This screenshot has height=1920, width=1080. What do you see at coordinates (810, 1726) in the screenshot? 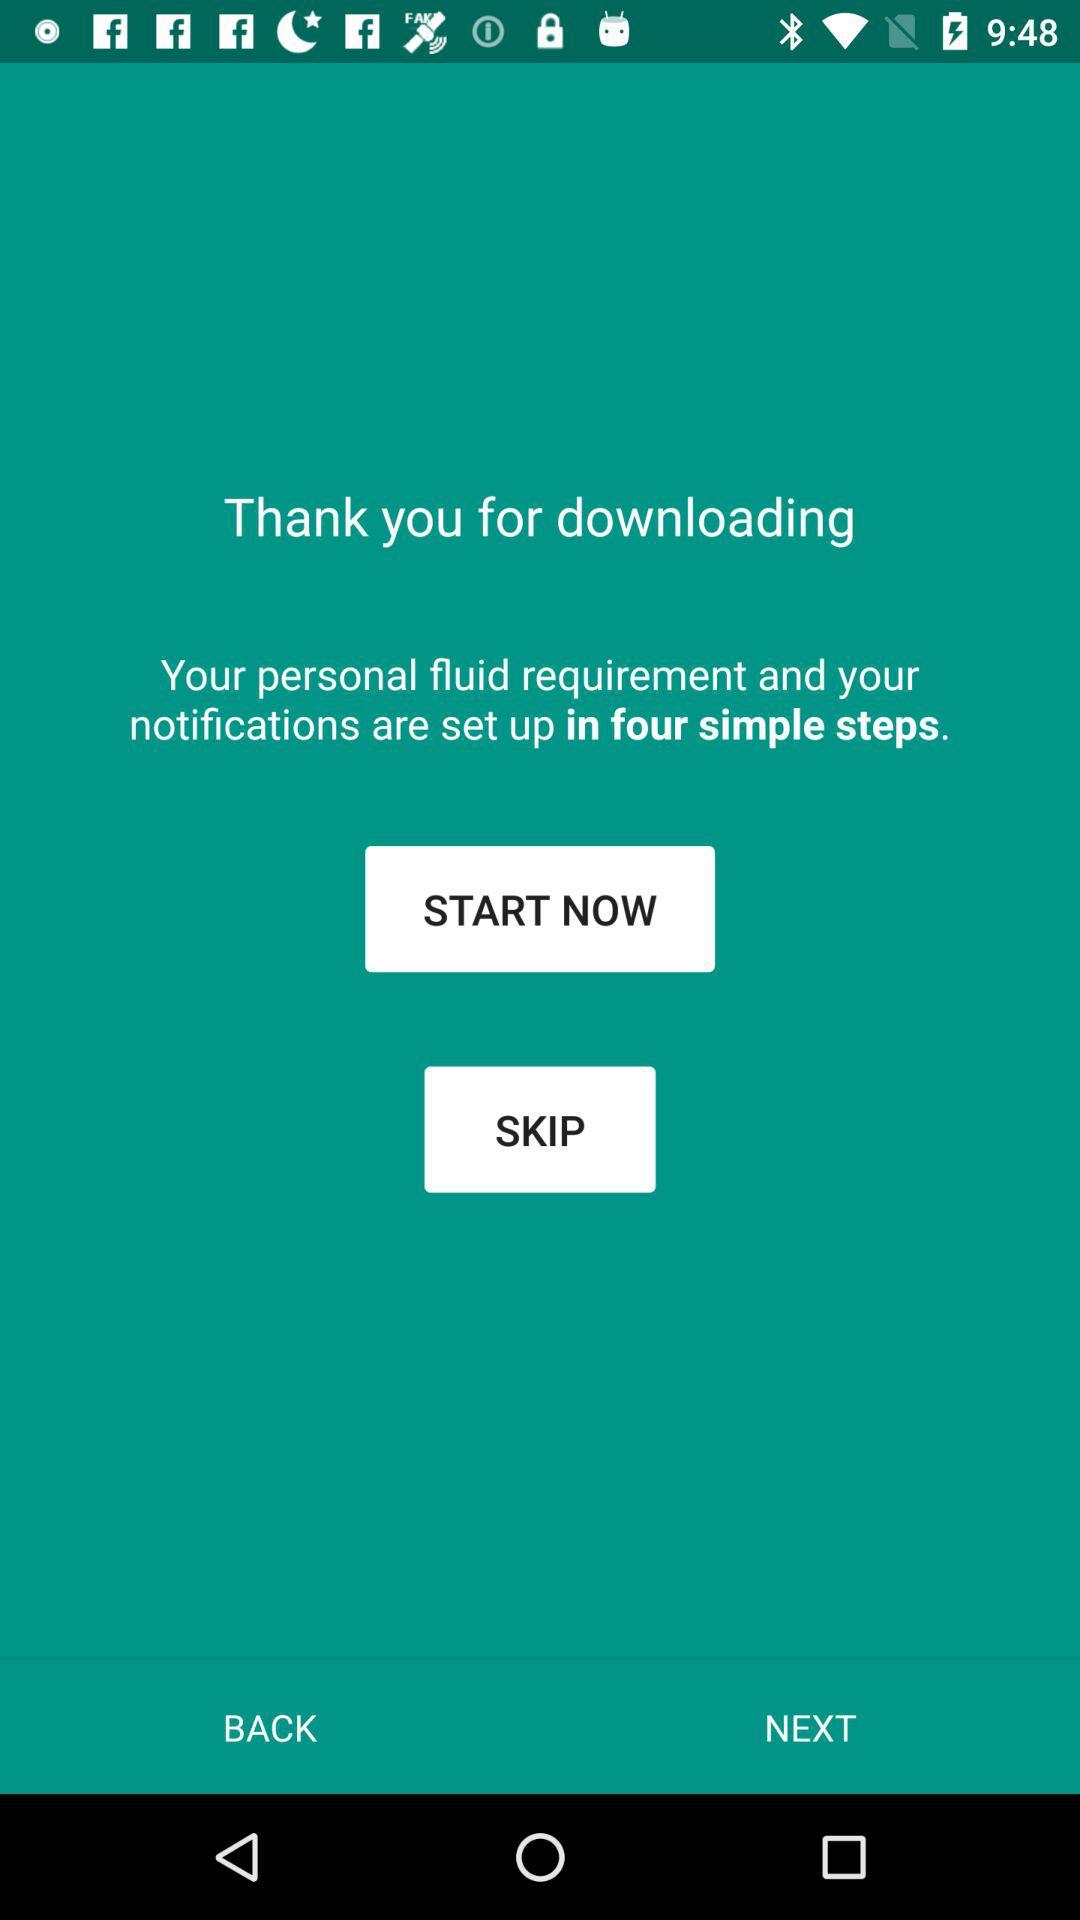
I see `item at the bottom right corner` at bounding box center [810, 1726].